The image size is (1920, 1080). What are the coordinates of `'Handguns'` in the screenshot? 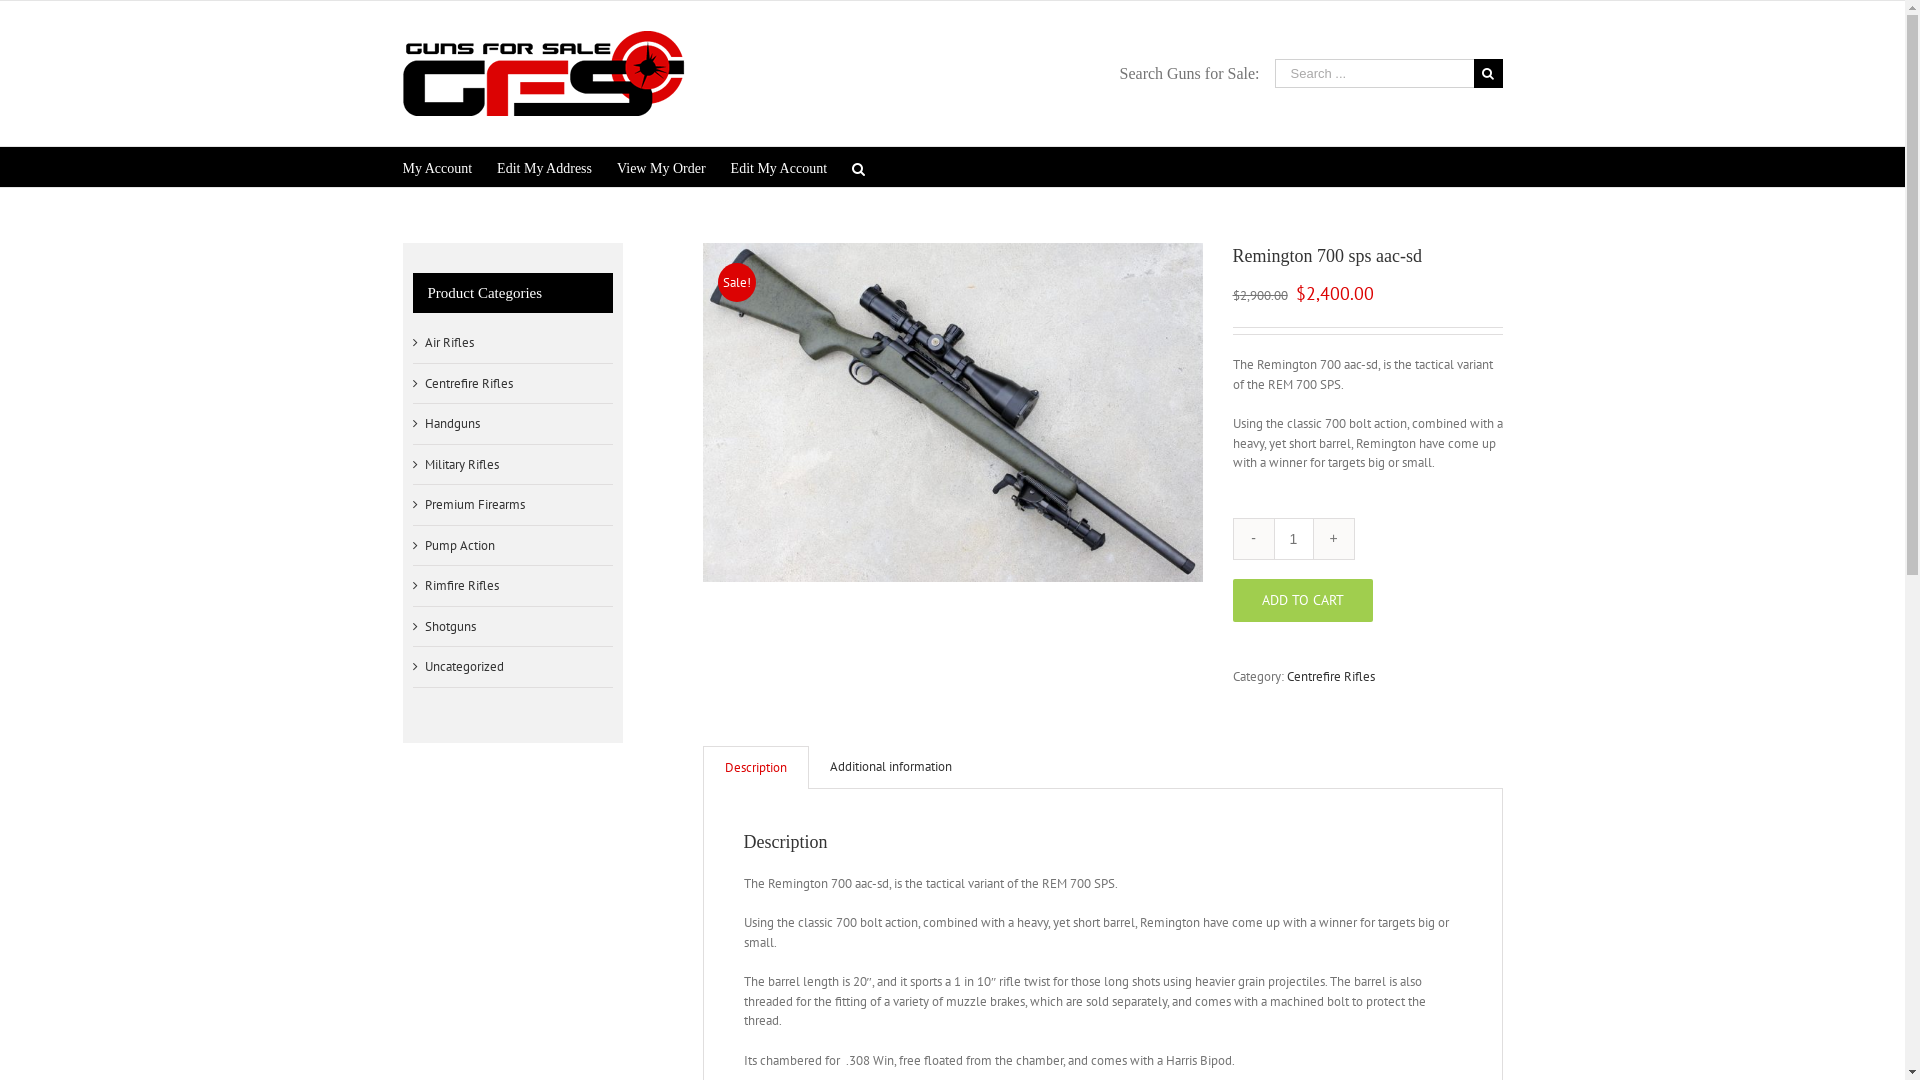 It's located at (450, 423).